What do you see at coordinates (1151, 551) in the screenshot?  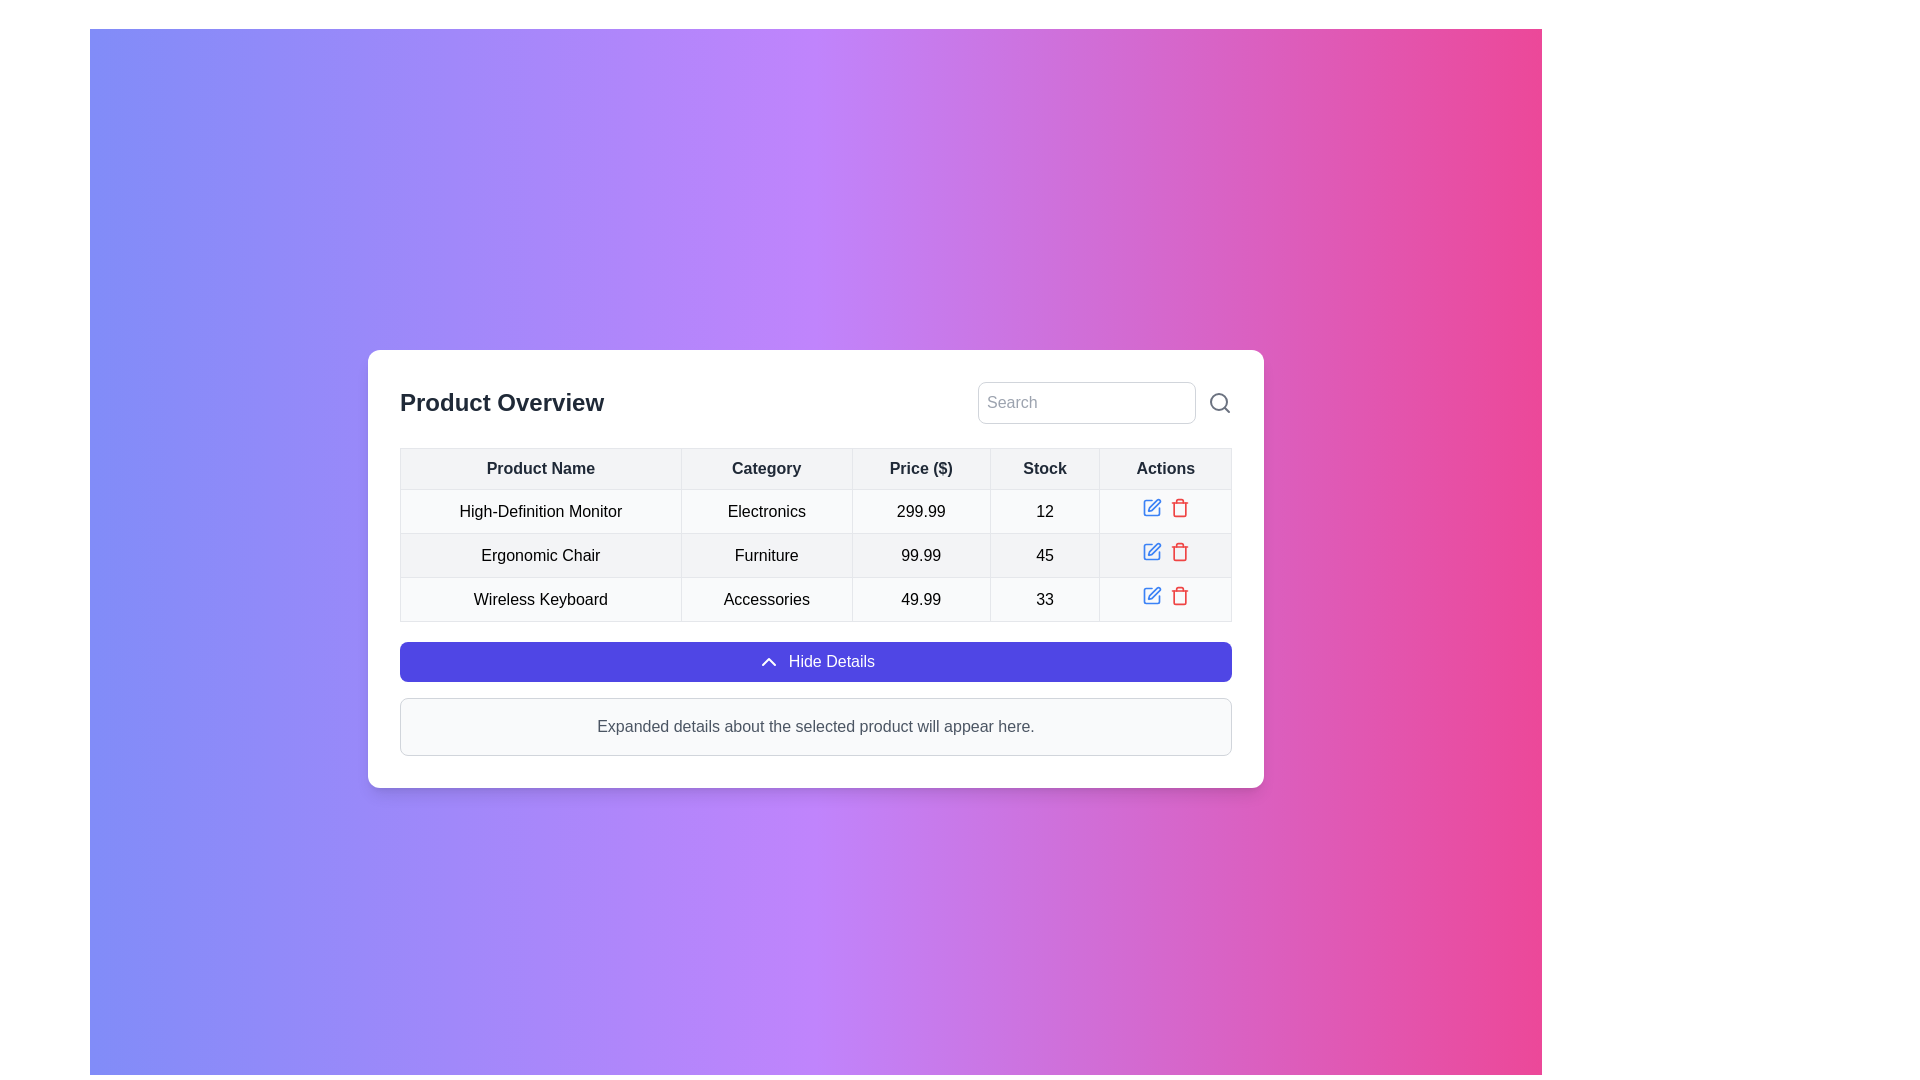 I see `the edit button located in the 'Actions' column of the second row in the table, which is the first action element to the left of the red trash icon` at bounding box center [1151, 551].